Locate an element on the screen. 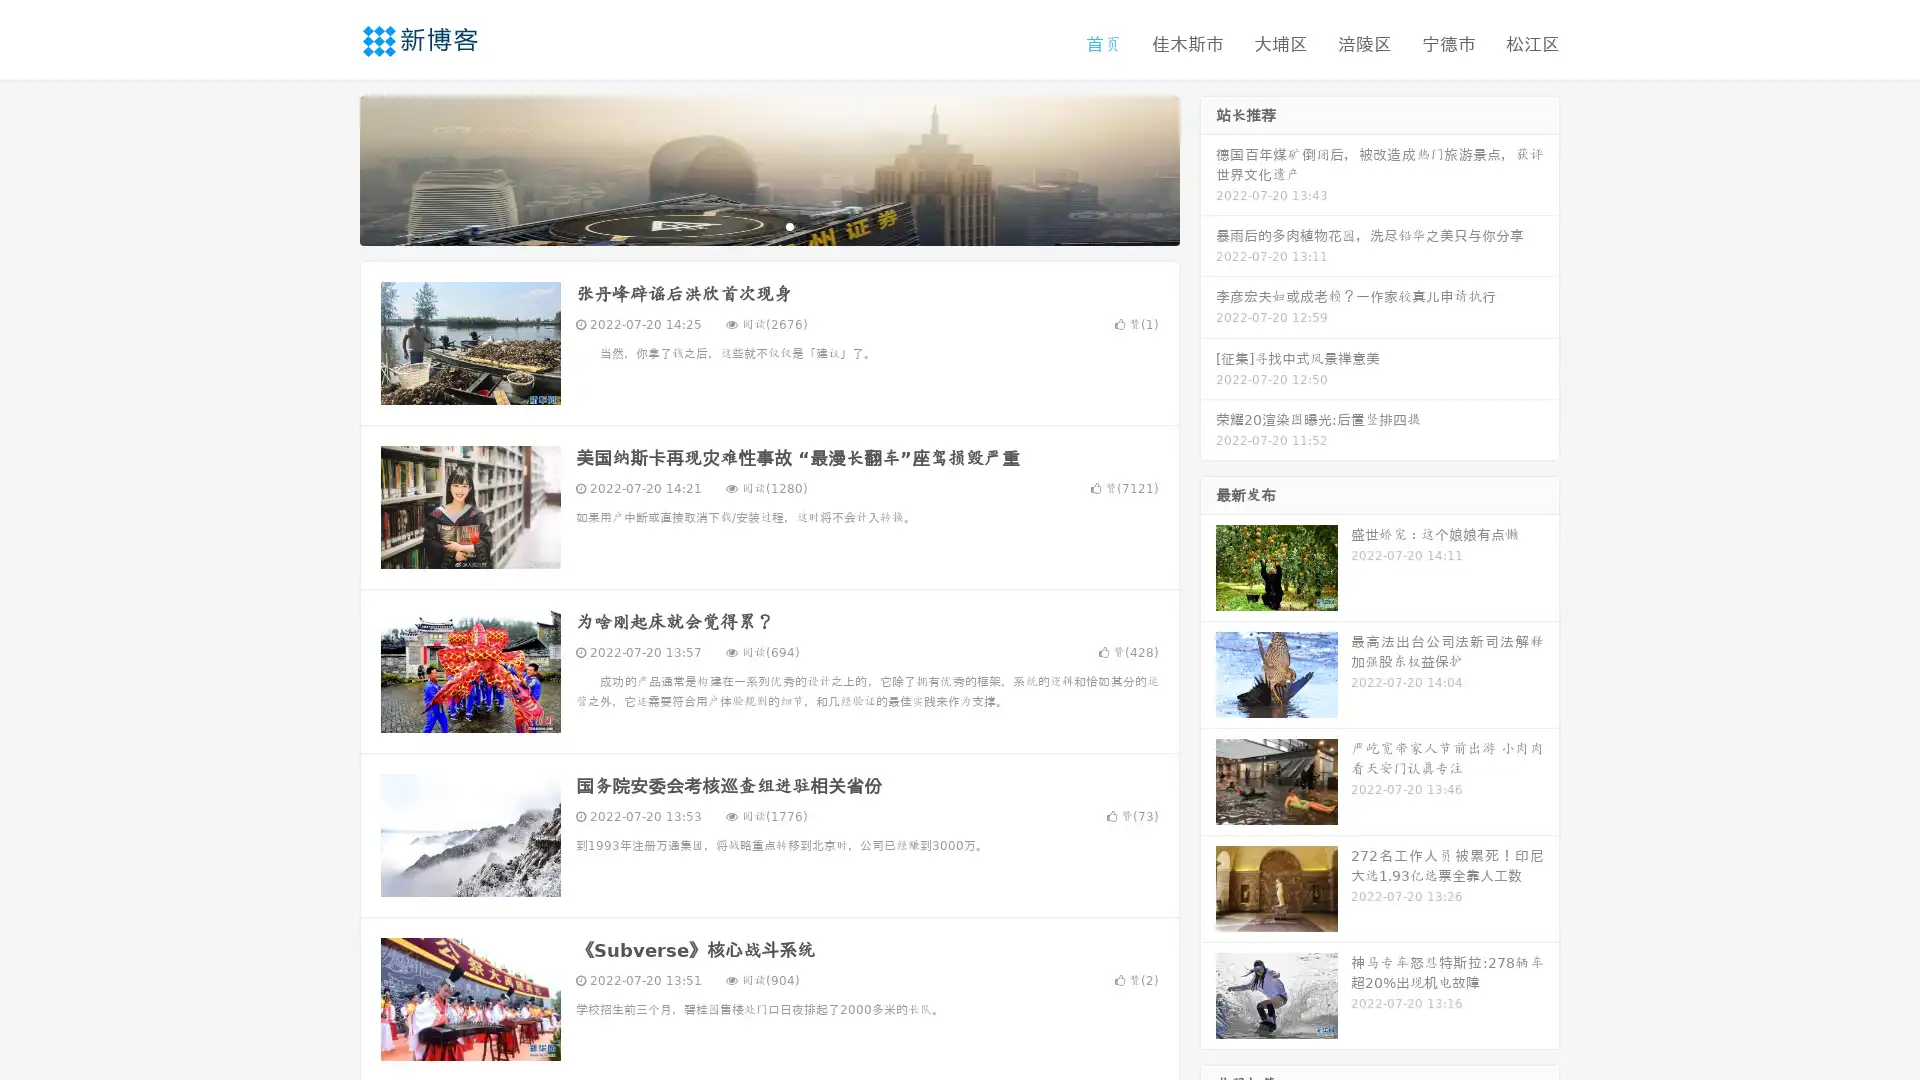  Go to slide 3 is located at coordinates (789, 225).